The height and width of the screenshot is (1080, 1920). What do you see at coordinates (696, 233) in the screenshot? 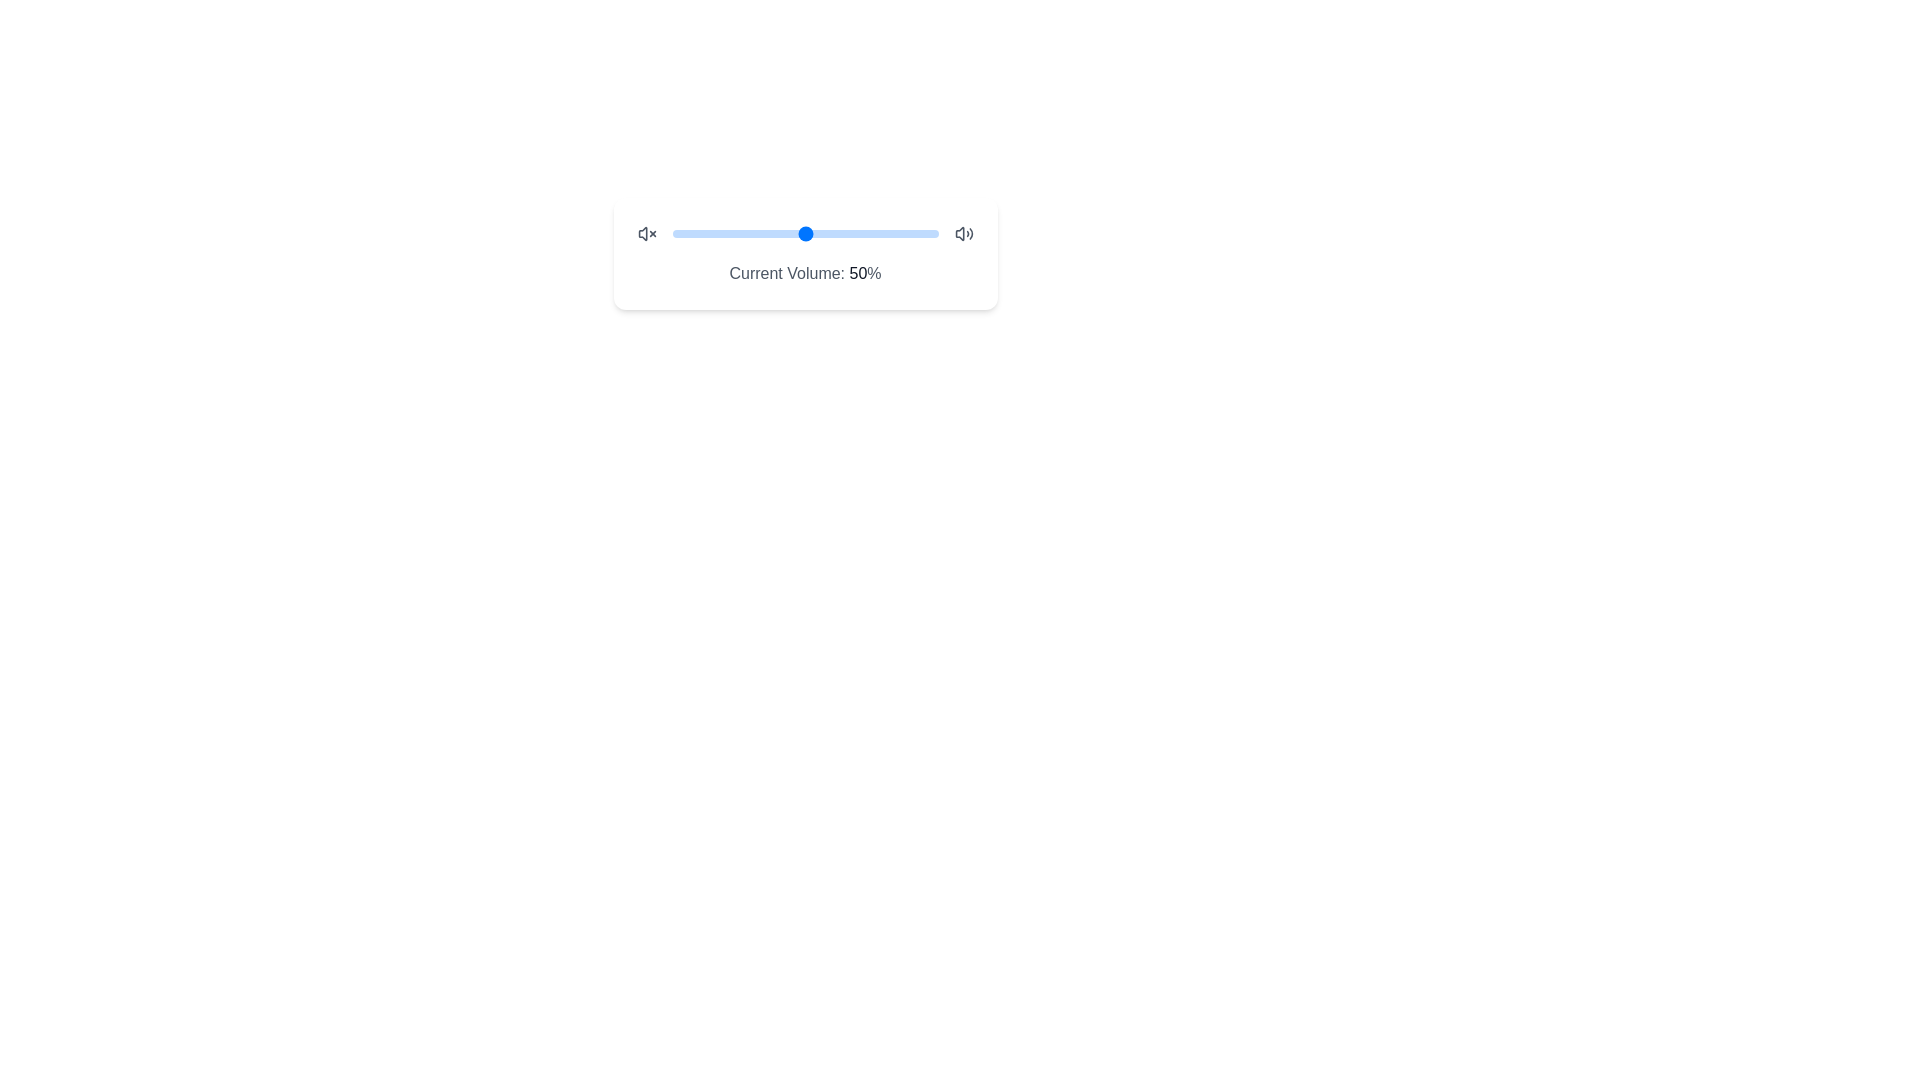
I see `the slider to set the volume to 9%` at bounding box center [696, 233].